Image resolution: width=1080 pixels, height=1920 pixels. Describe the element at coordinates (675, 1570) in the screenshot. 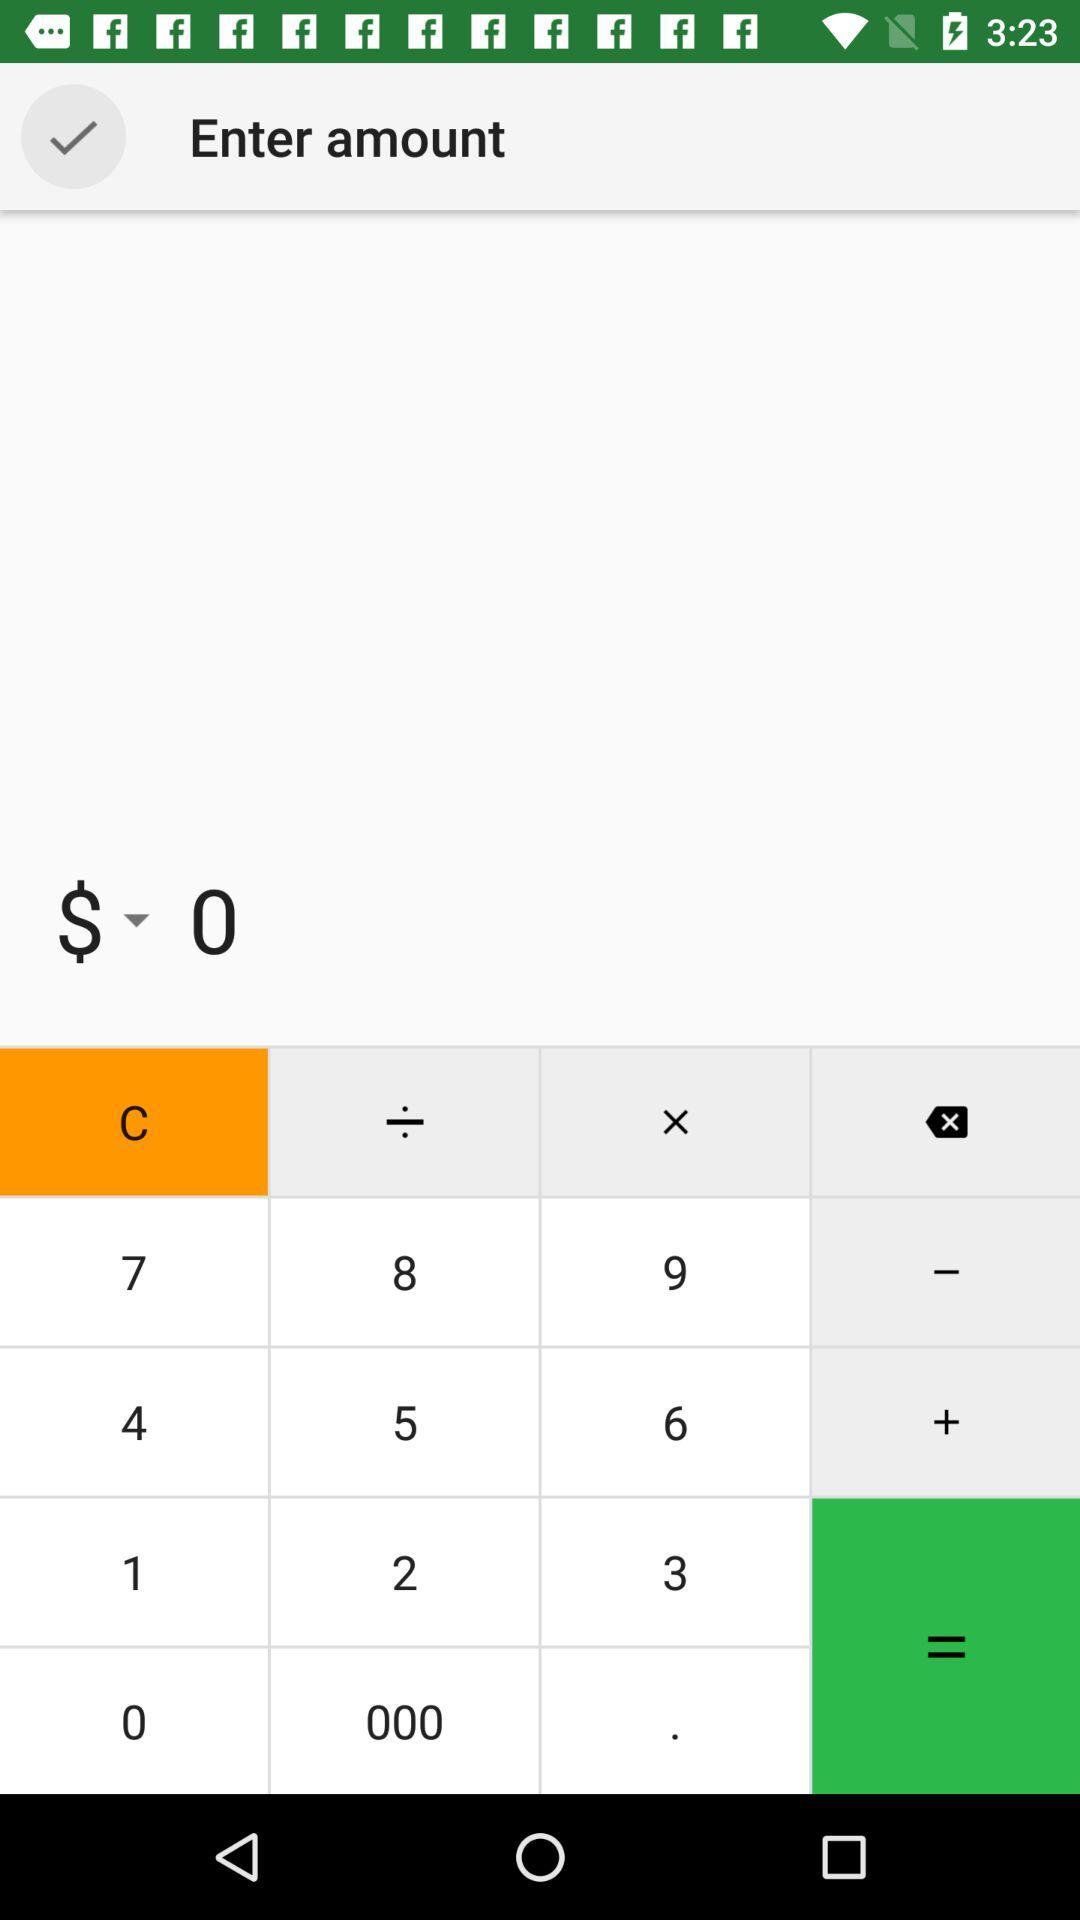

I see `item to the right of the 5` at that location.